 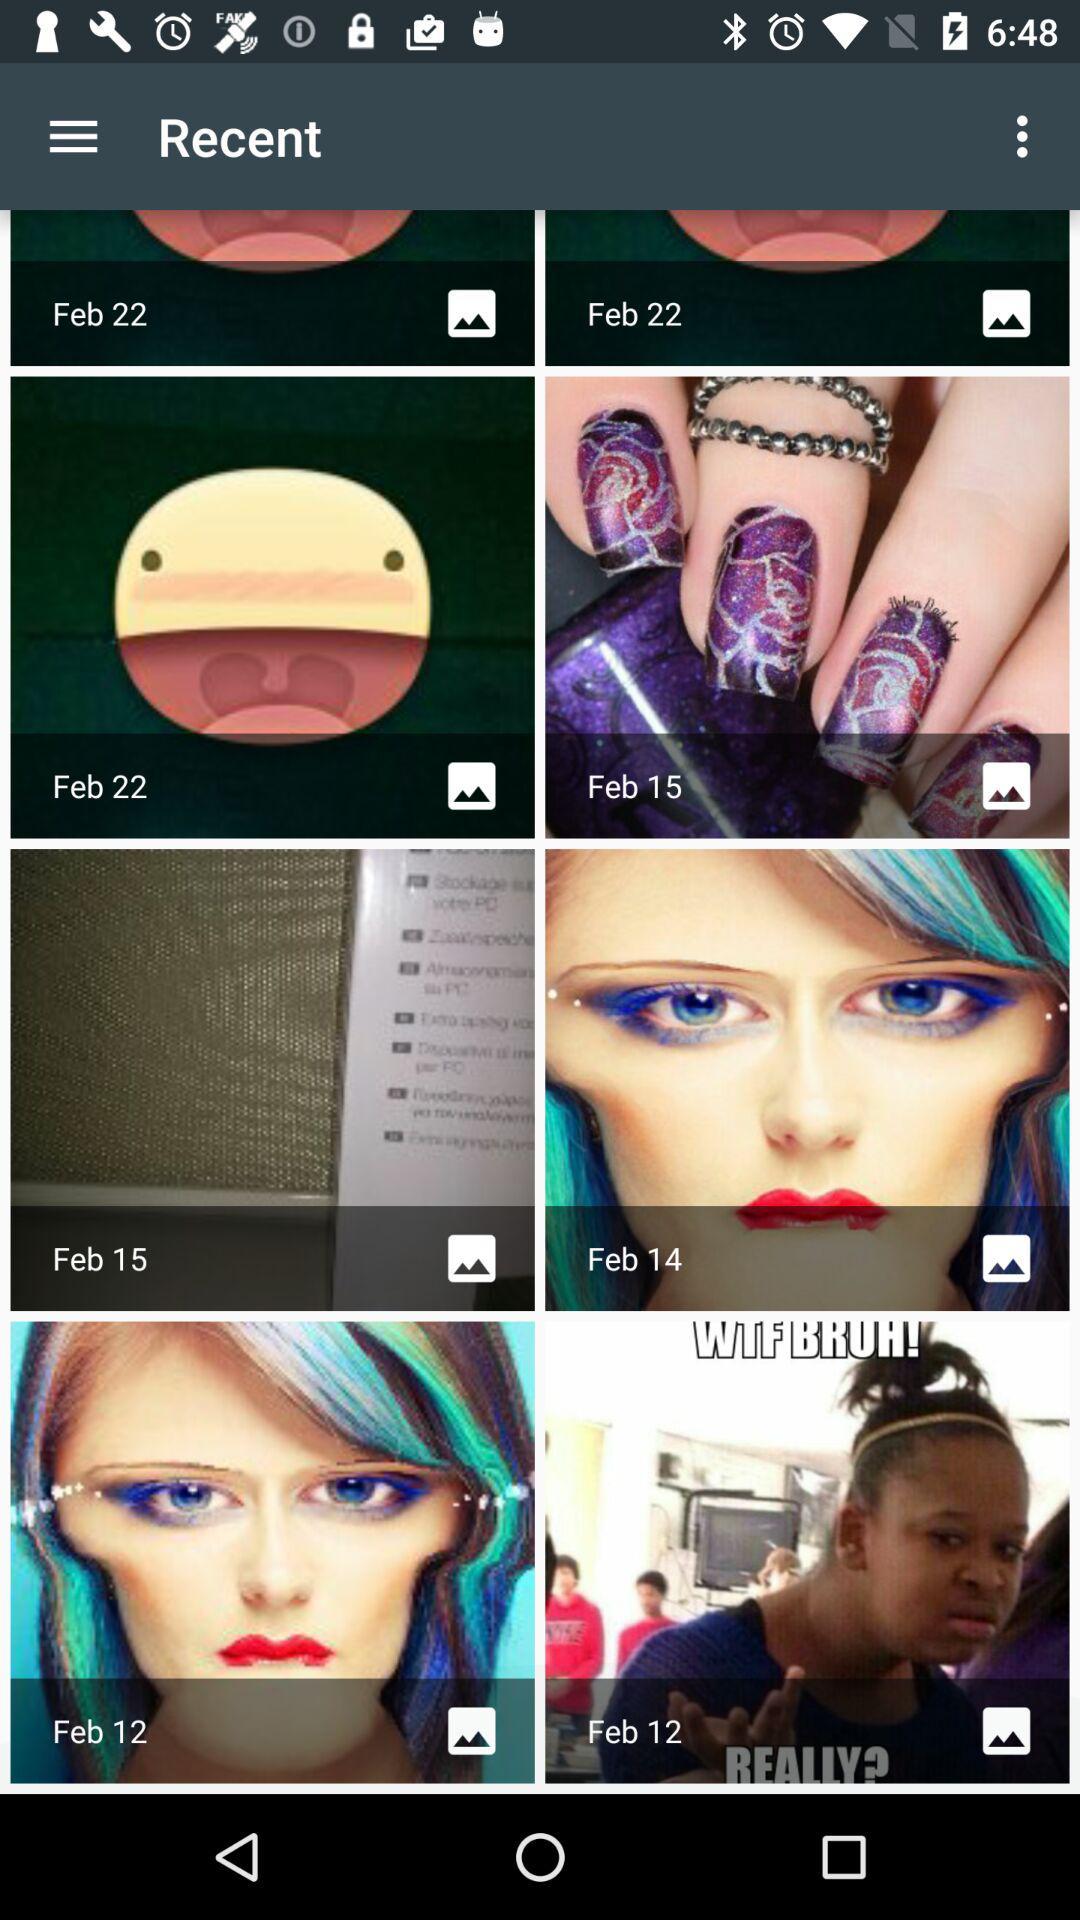 What do you see at coordinates (72, 135) in the screenshot?
I see `icon next to the recent` at bounding box center [72, 135].